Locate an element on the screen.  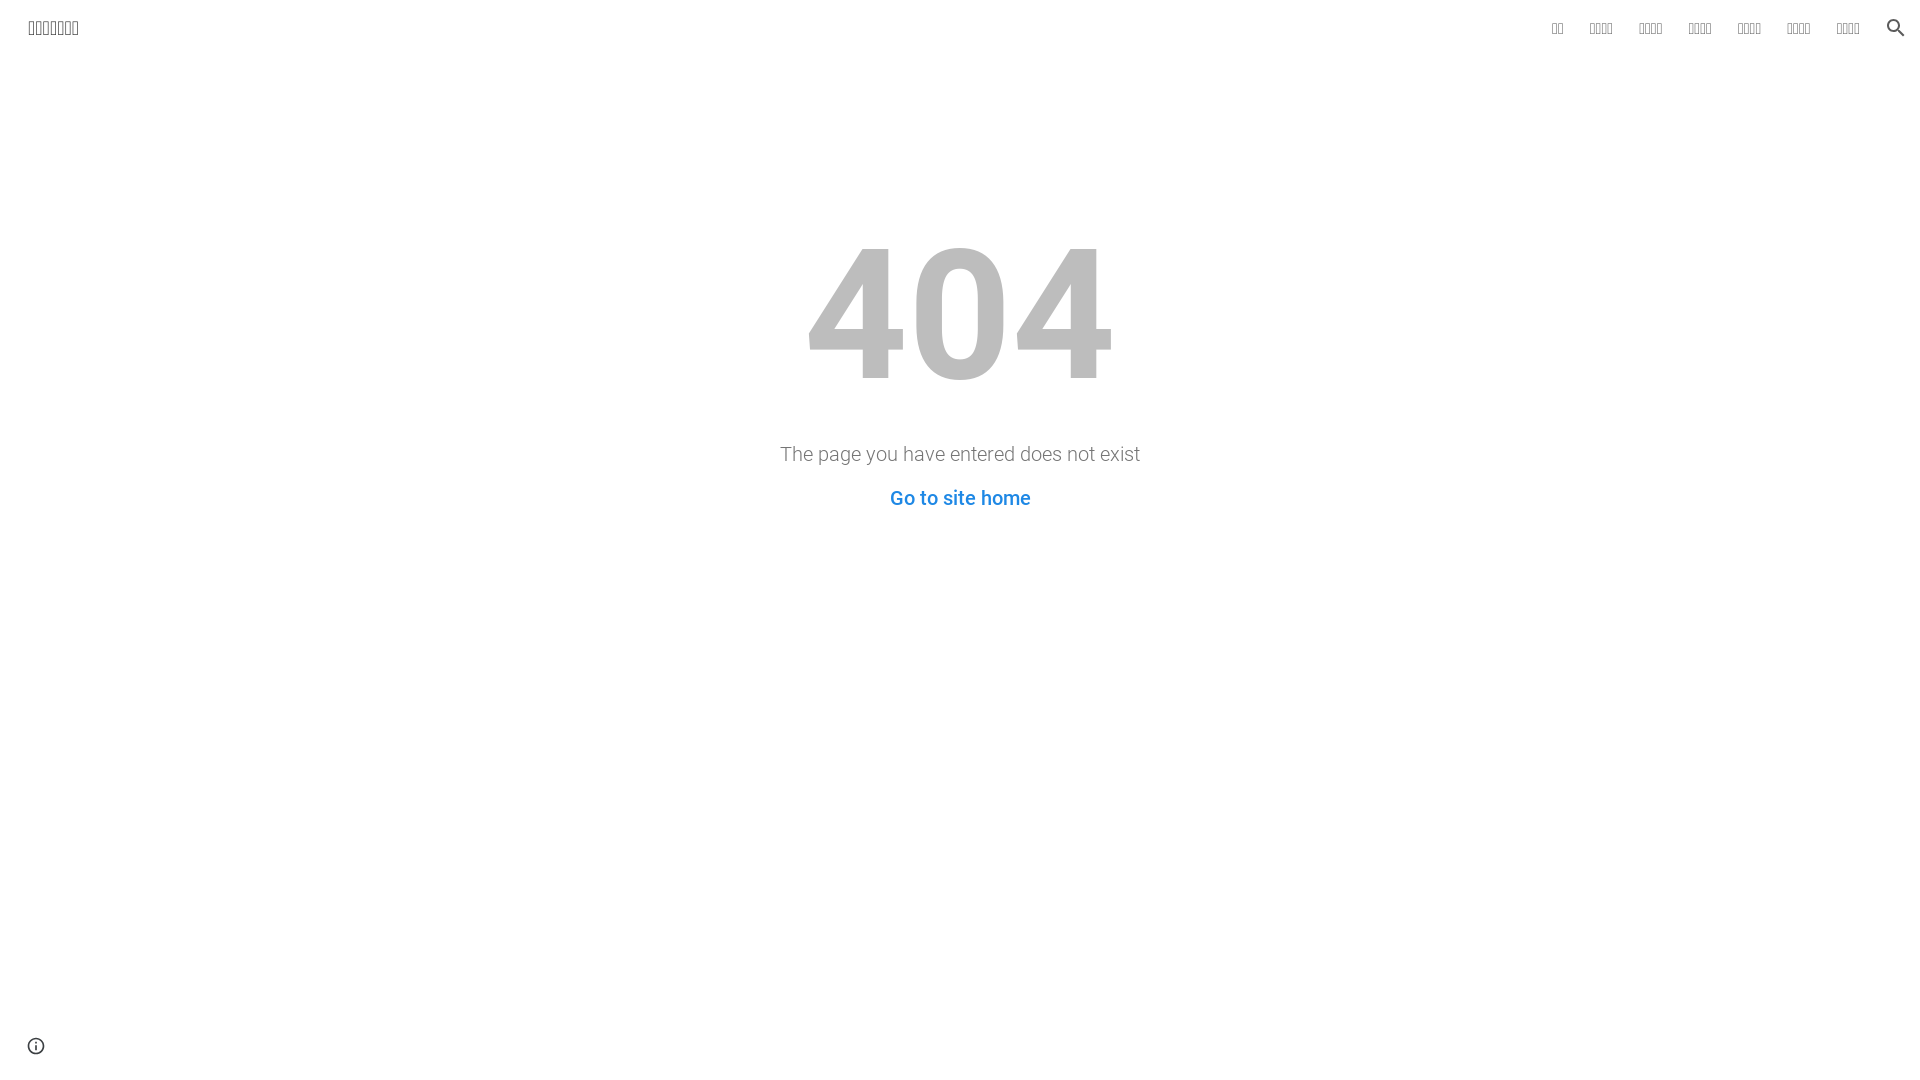
'Go to site home' is located at coordinates (960, 496).